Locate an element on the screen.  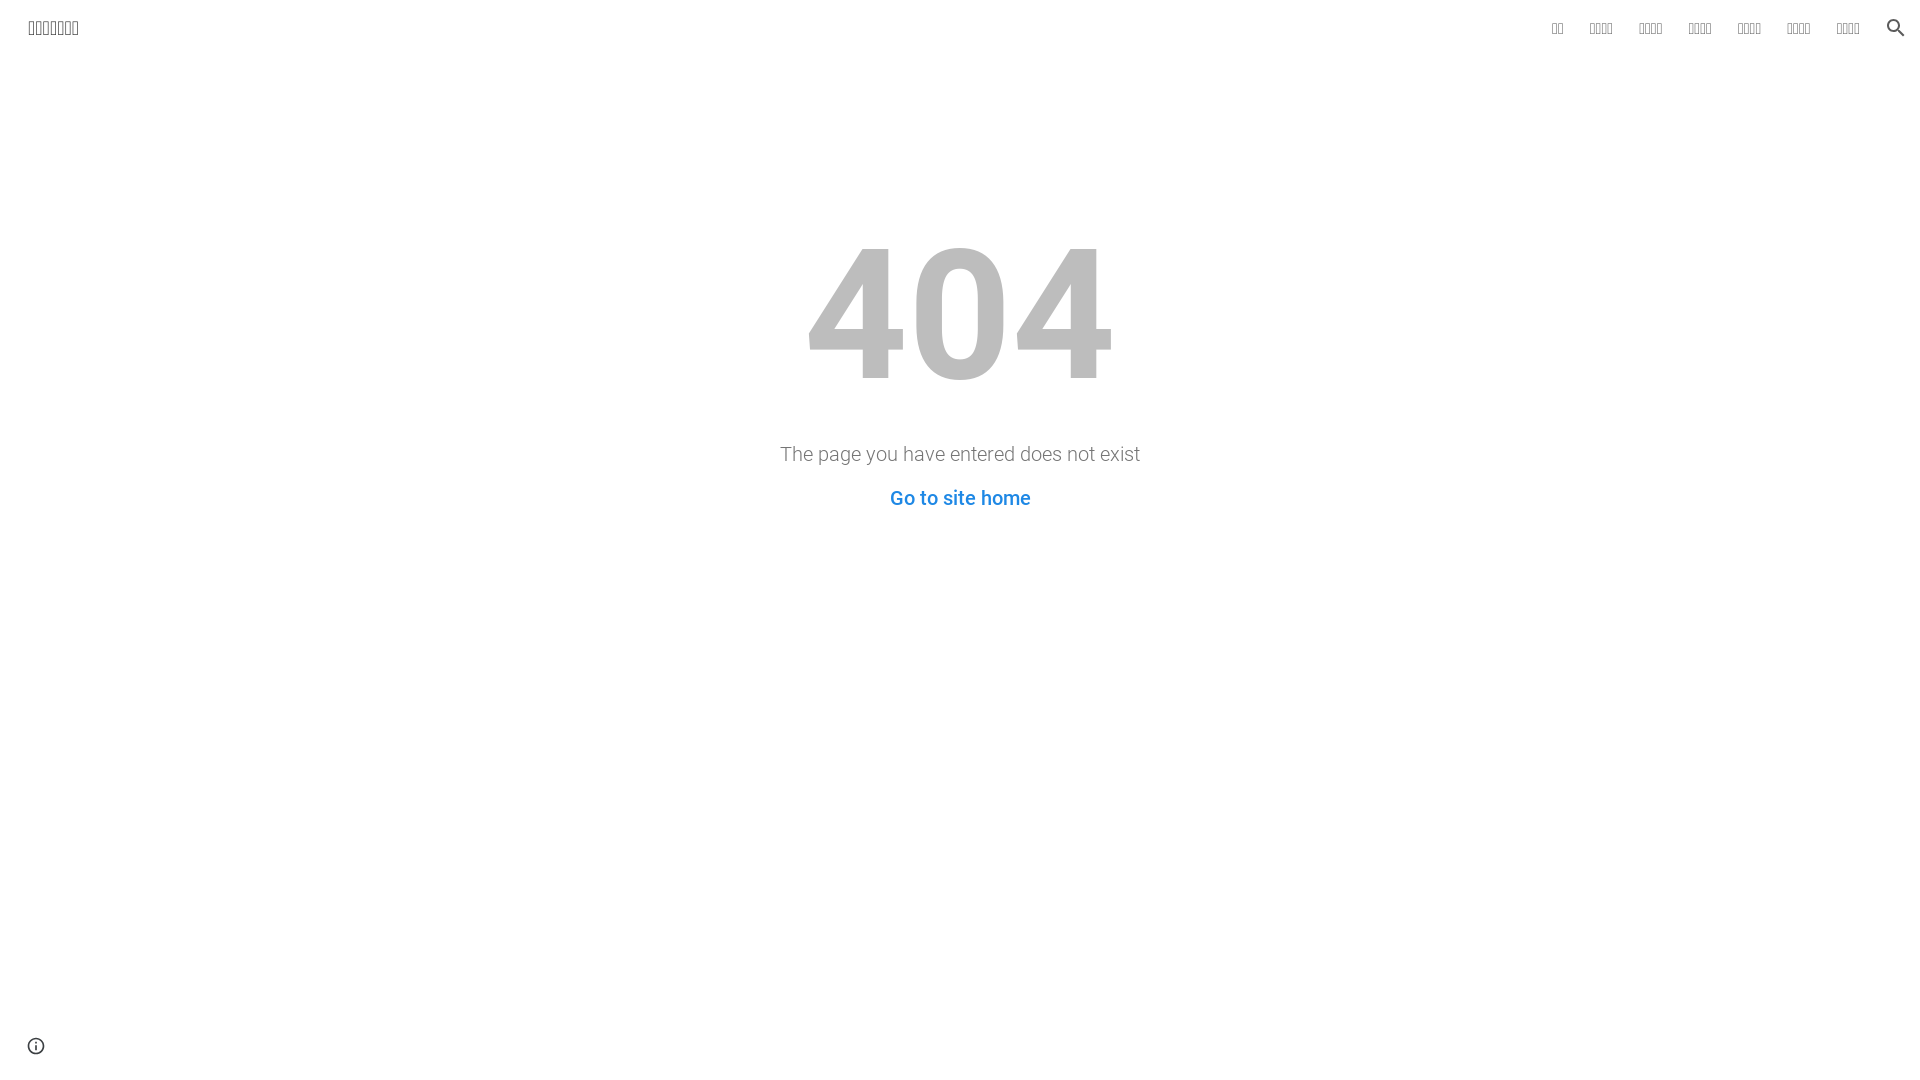
'Go to site home' is located at coordinates (960, 496).